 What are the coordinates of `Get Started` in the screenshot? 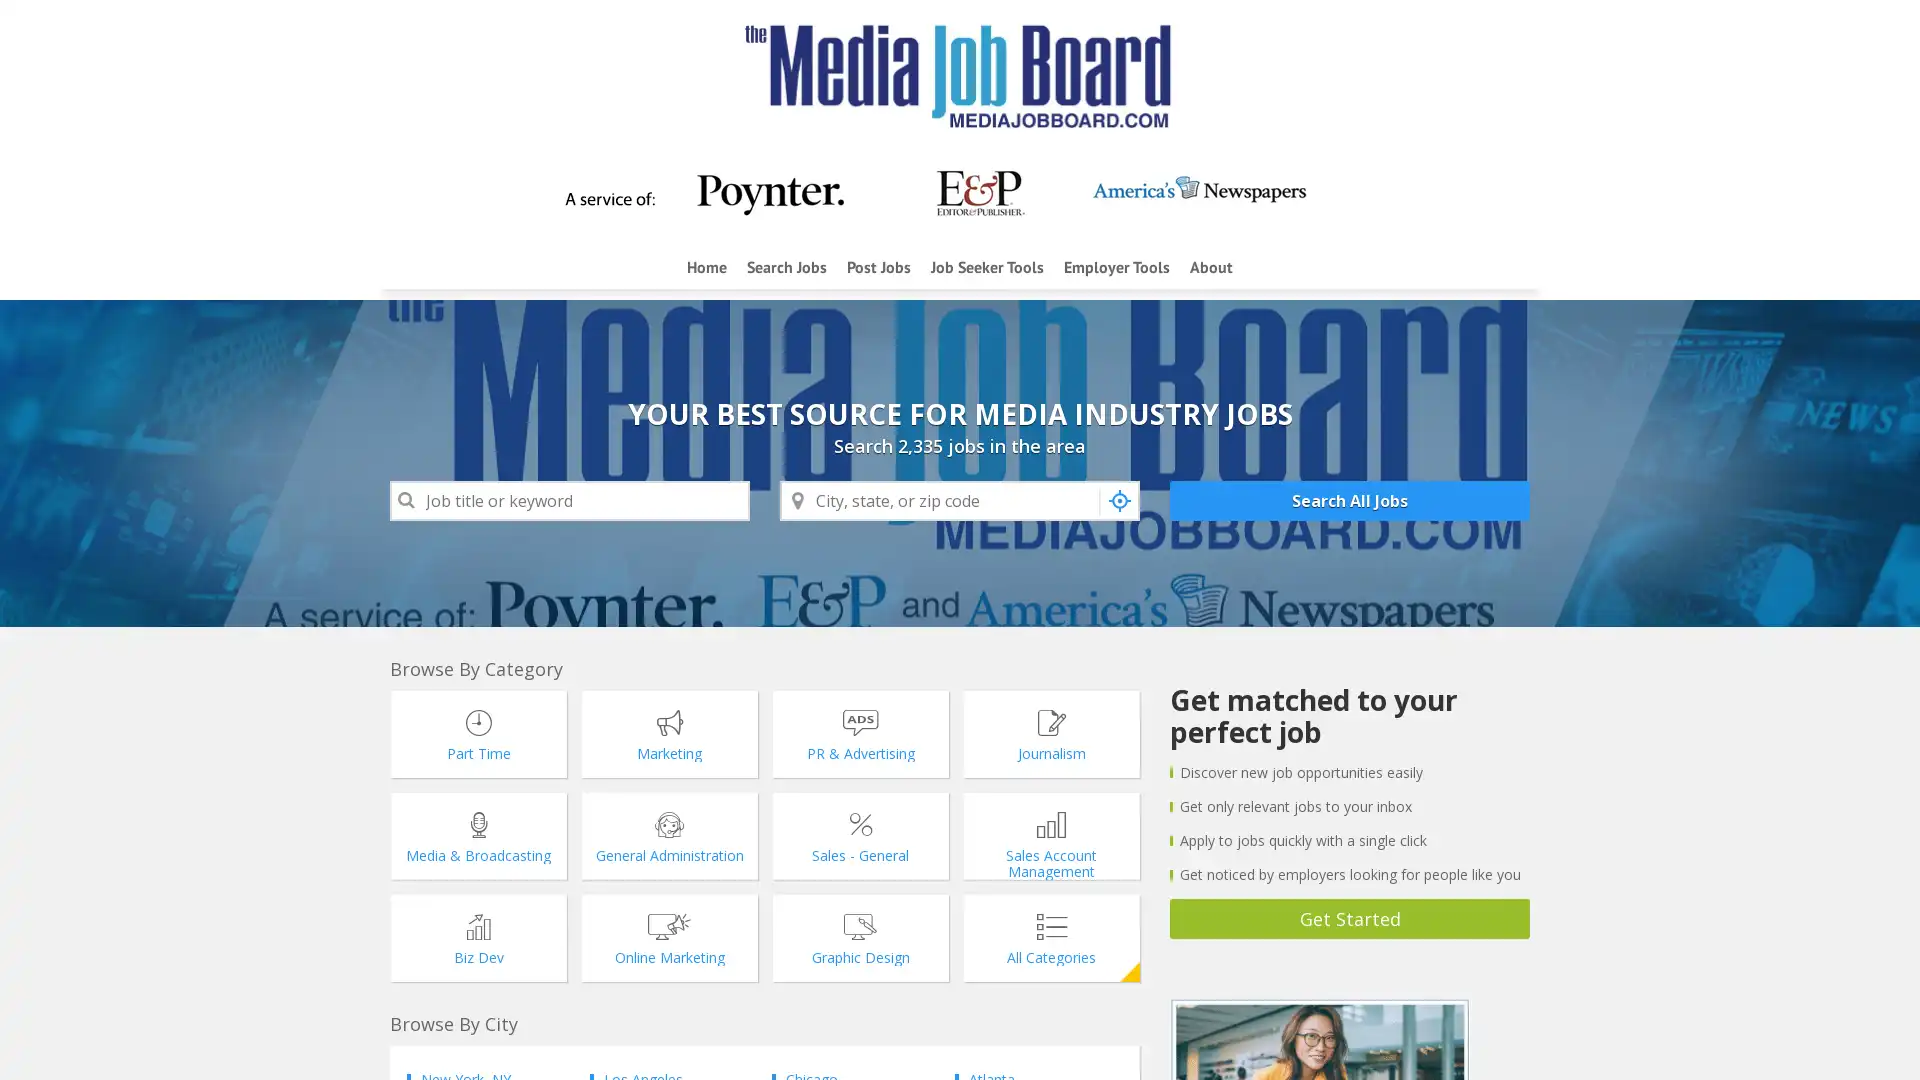 It's located at (1349, 918).